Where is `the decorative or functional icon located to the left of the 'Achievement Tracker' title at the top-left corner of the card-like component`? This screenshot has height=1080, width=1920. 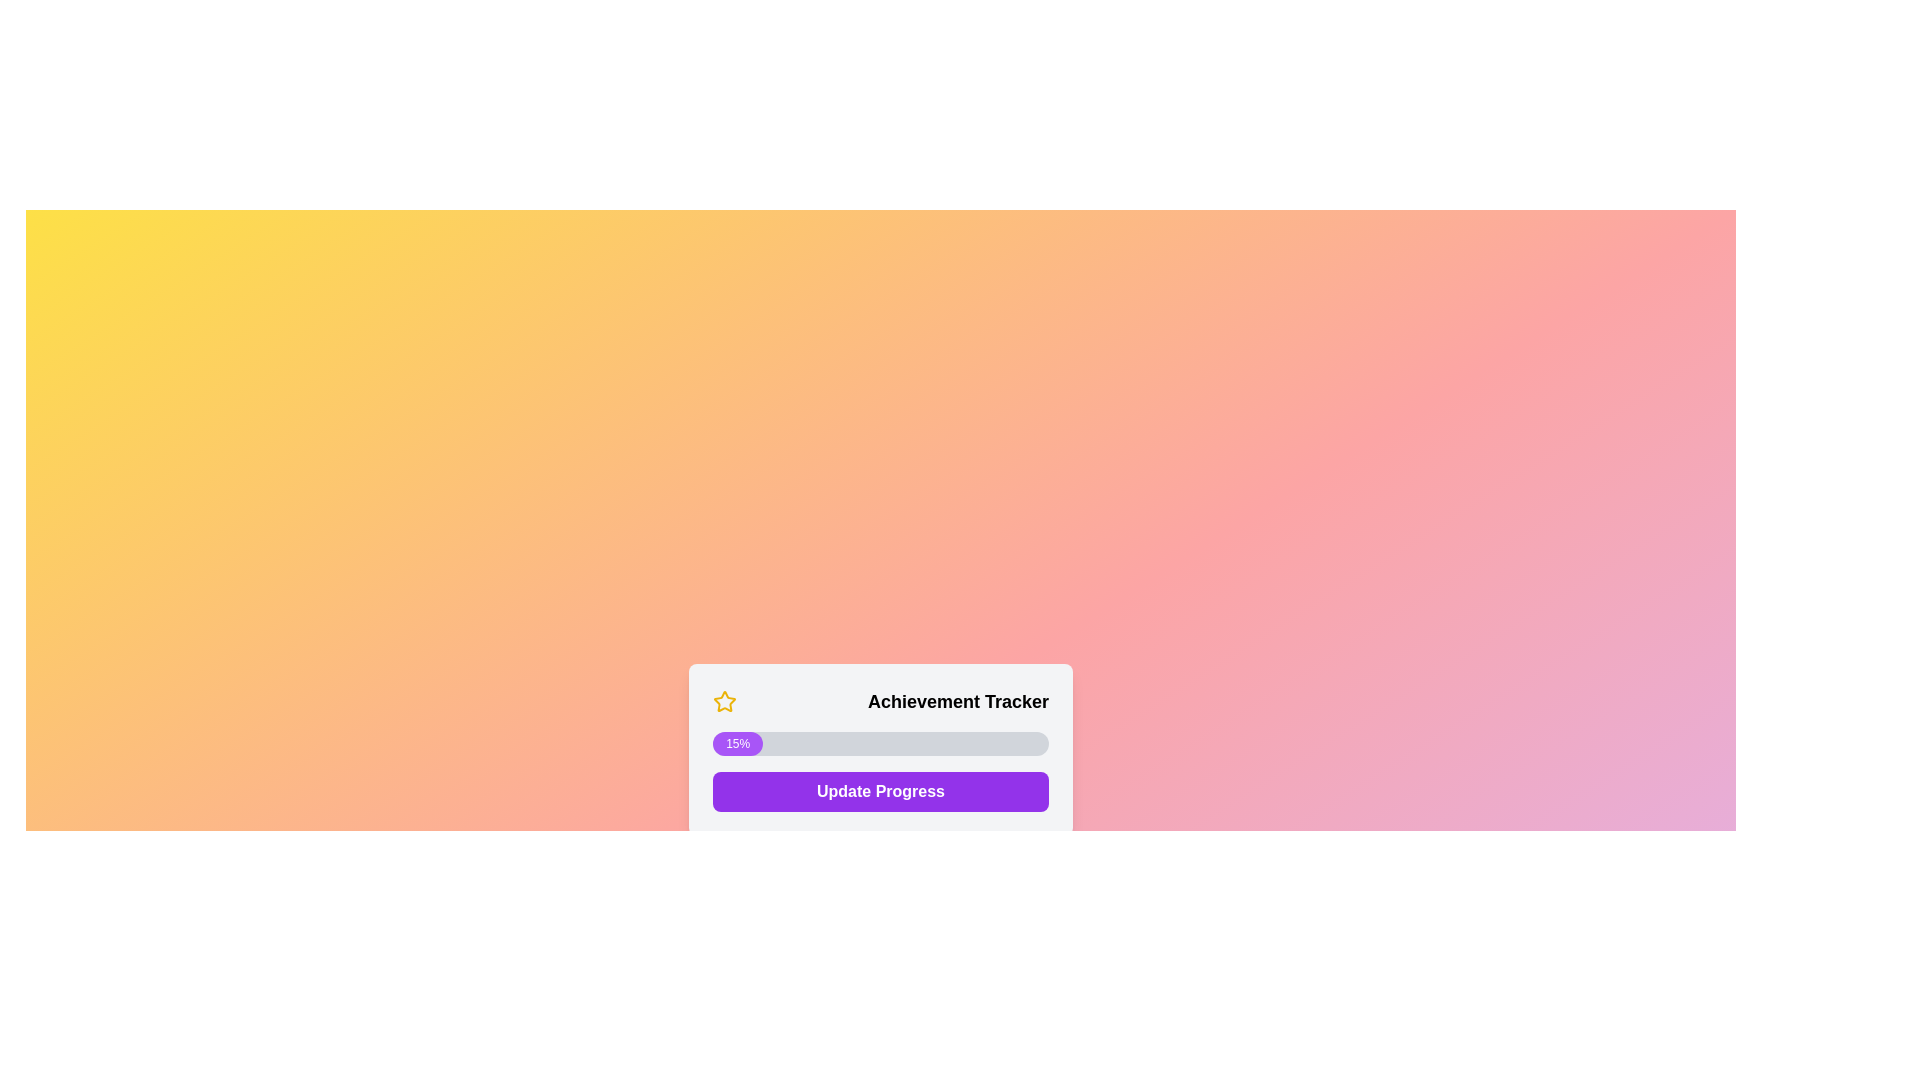 the decorative or functional icon located to the left of the 'Achievement Tracker' title at the top-left corner of the card-like component is located at coordinates (723, 700).